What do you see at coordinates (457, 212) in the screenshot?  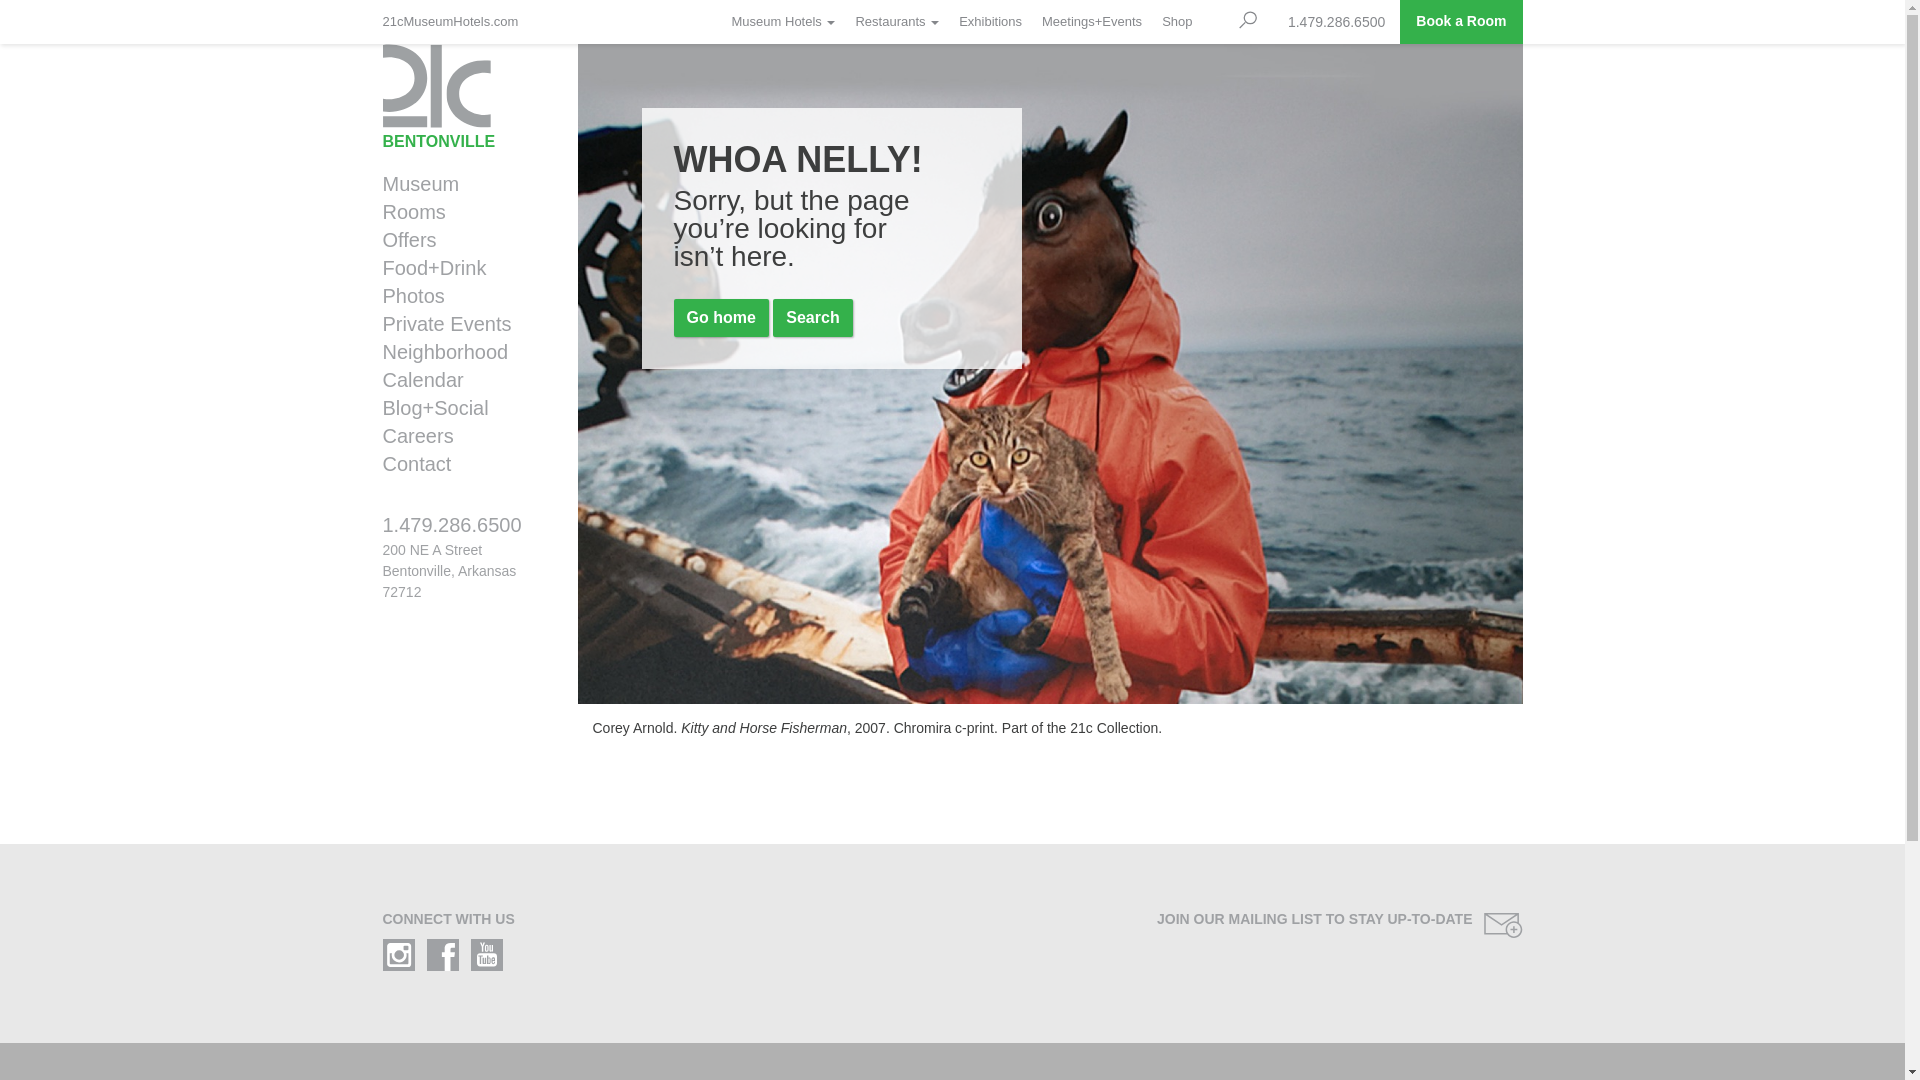 I see `'Rooms'` at bounding box center [457, 212].